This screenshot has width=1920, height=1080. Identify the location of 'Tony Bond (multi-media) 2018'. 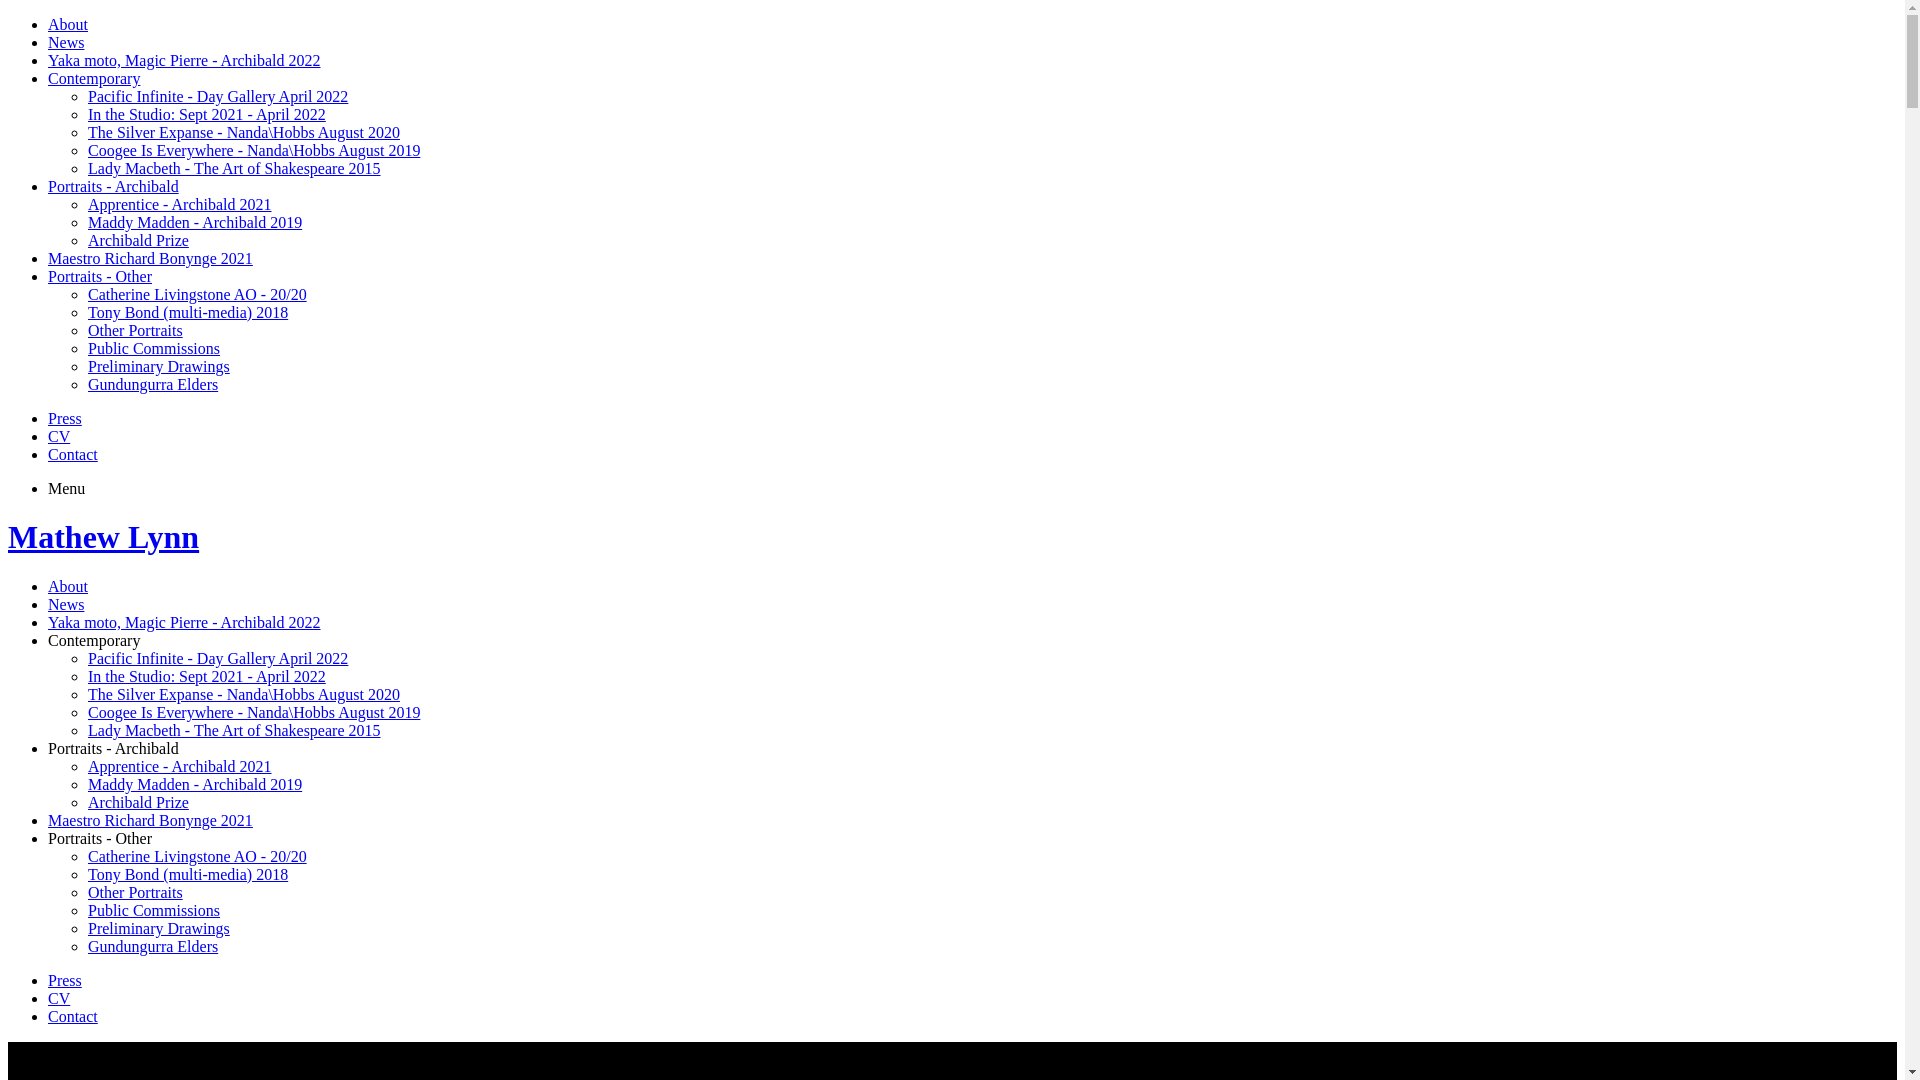
(187, 873).